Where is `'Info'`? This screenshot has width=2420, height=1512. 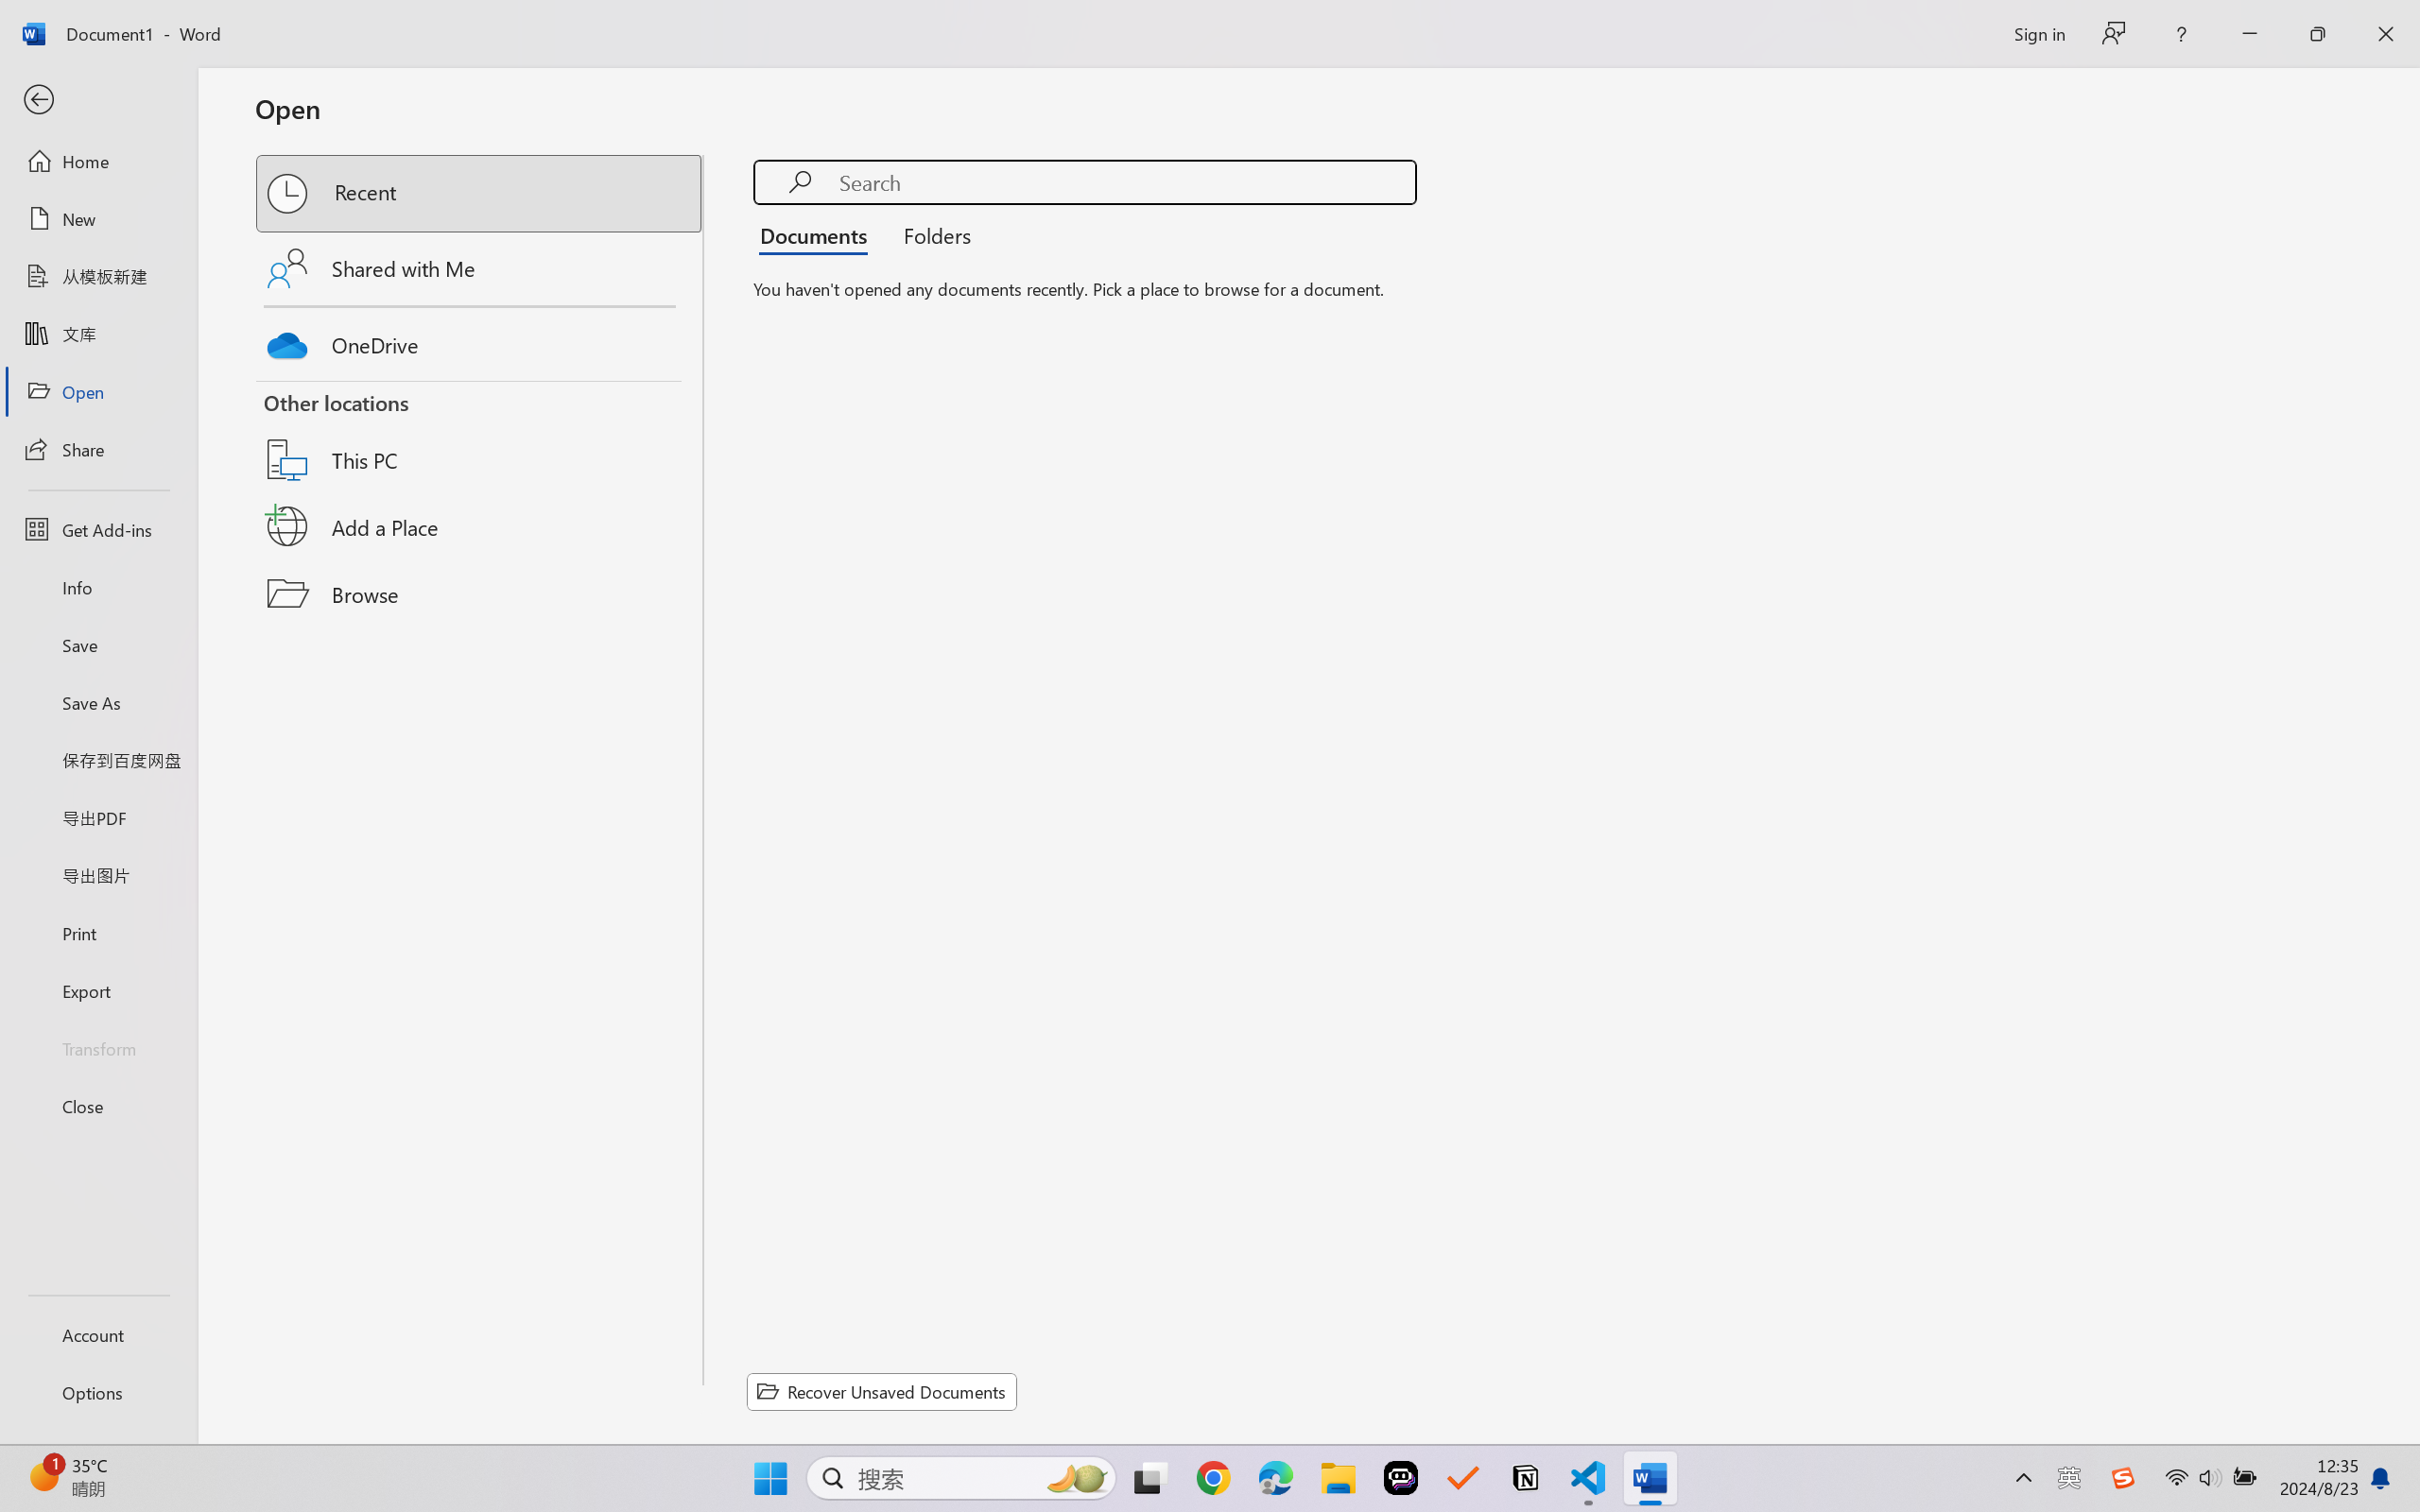
'Info' is located at coordinates (97, 586).